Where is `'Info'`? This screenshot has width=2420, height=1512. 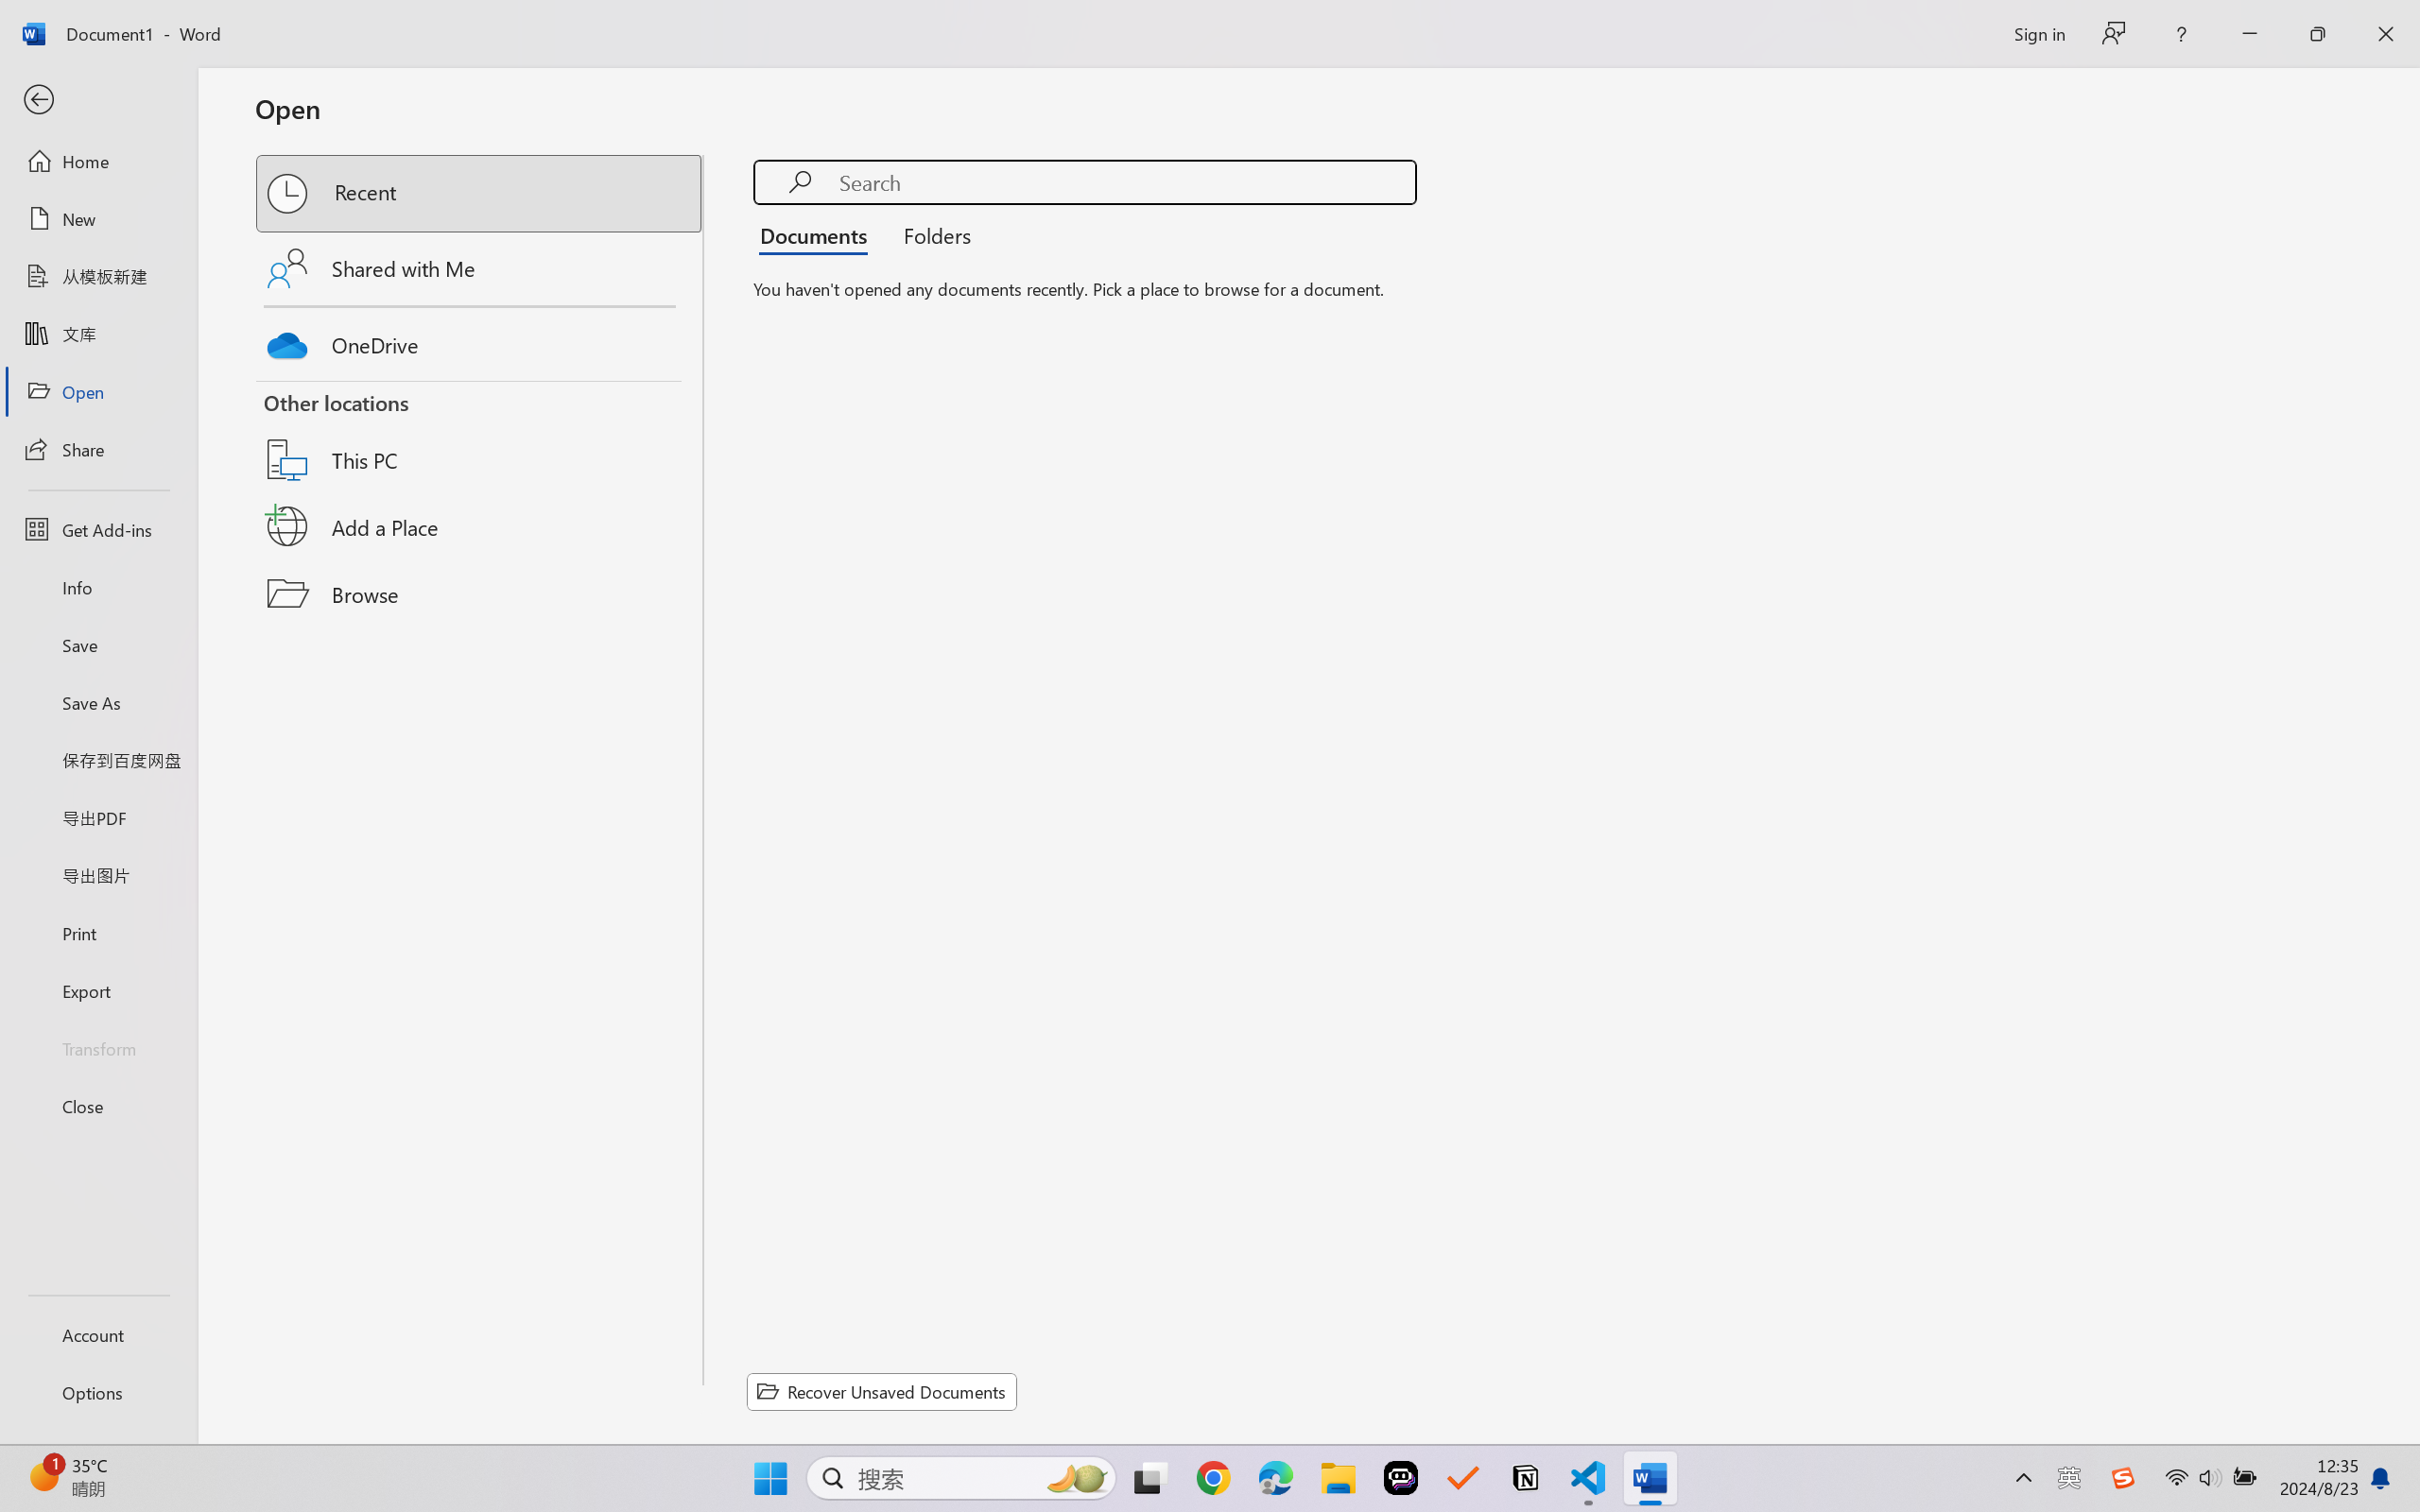
'Info' is located at coordinates (97, 586).